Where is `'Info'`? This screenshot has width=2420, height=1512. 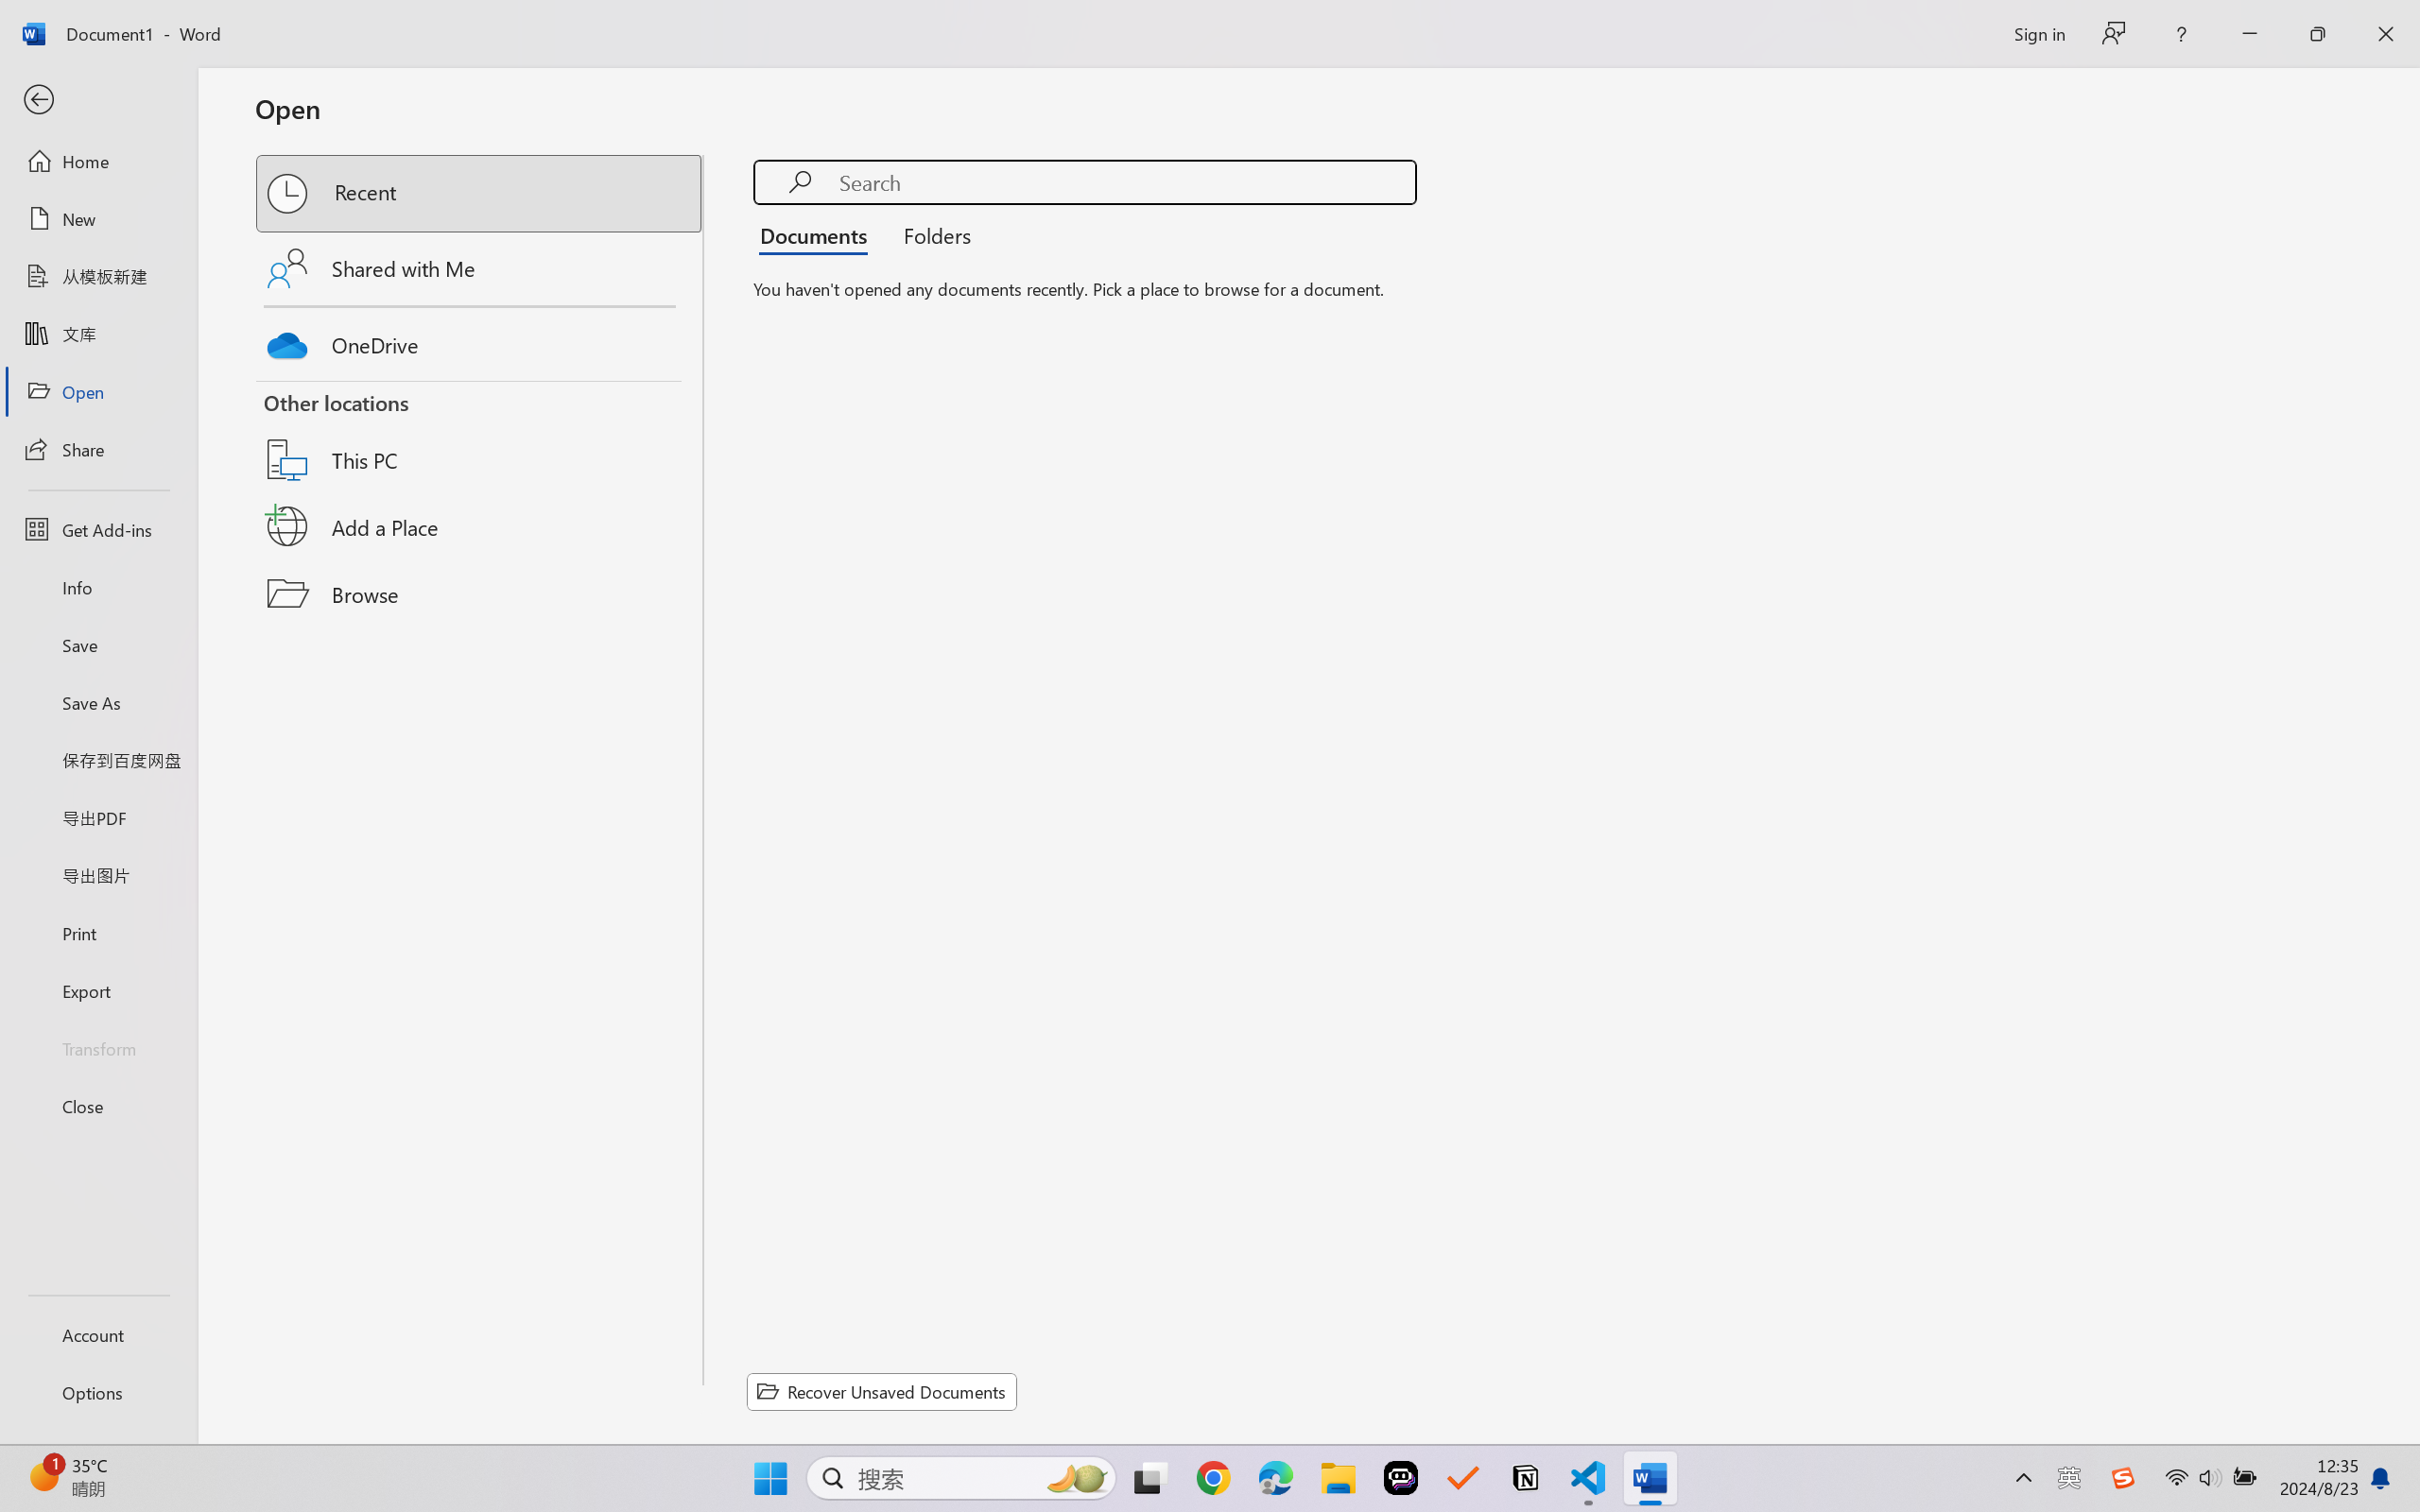
'Info' is located at coordinates (97, 586).